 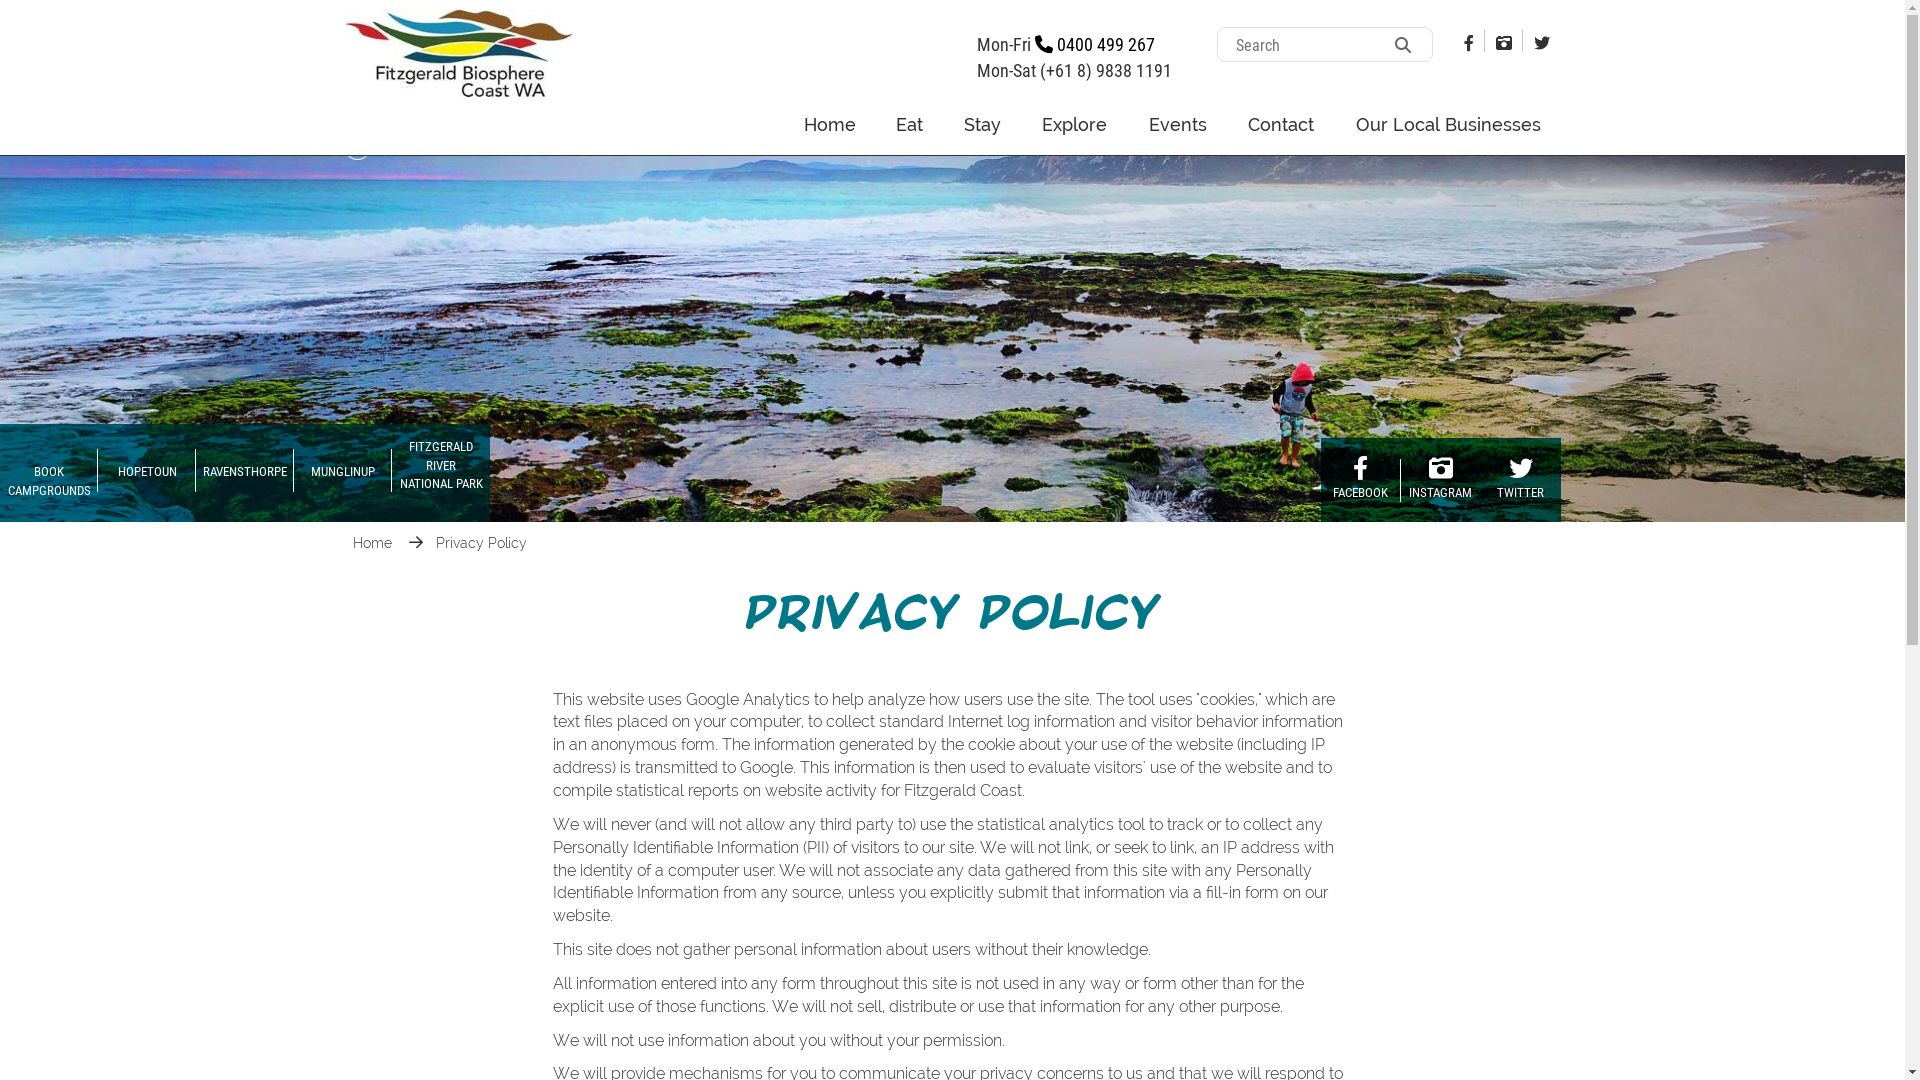 I want to click on 'Home', so click(x=373, y=543).